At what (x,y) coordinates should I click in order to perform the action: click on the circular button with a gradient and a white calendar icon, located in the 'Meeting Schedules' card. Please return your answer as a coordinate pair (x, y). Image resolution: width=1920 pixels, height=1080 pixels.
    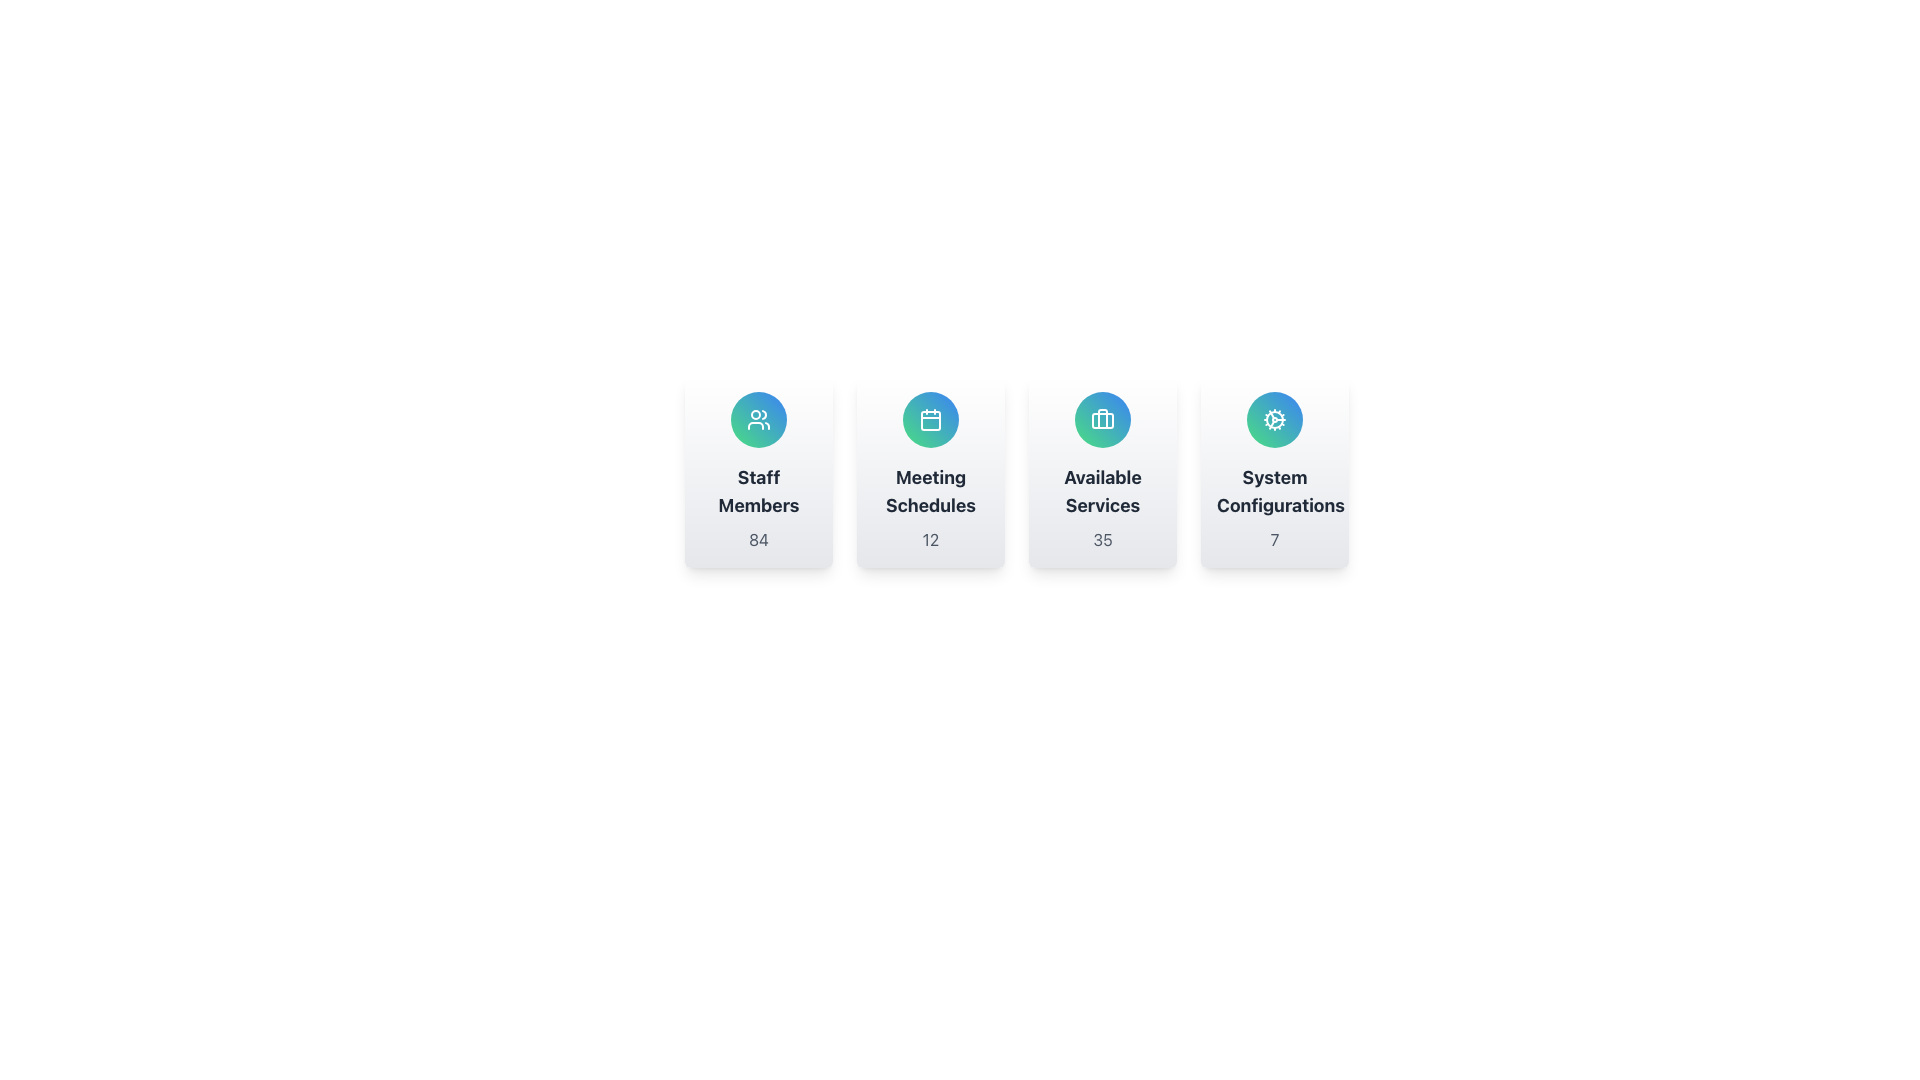
    Looking at the image, I should click on (930, 419).